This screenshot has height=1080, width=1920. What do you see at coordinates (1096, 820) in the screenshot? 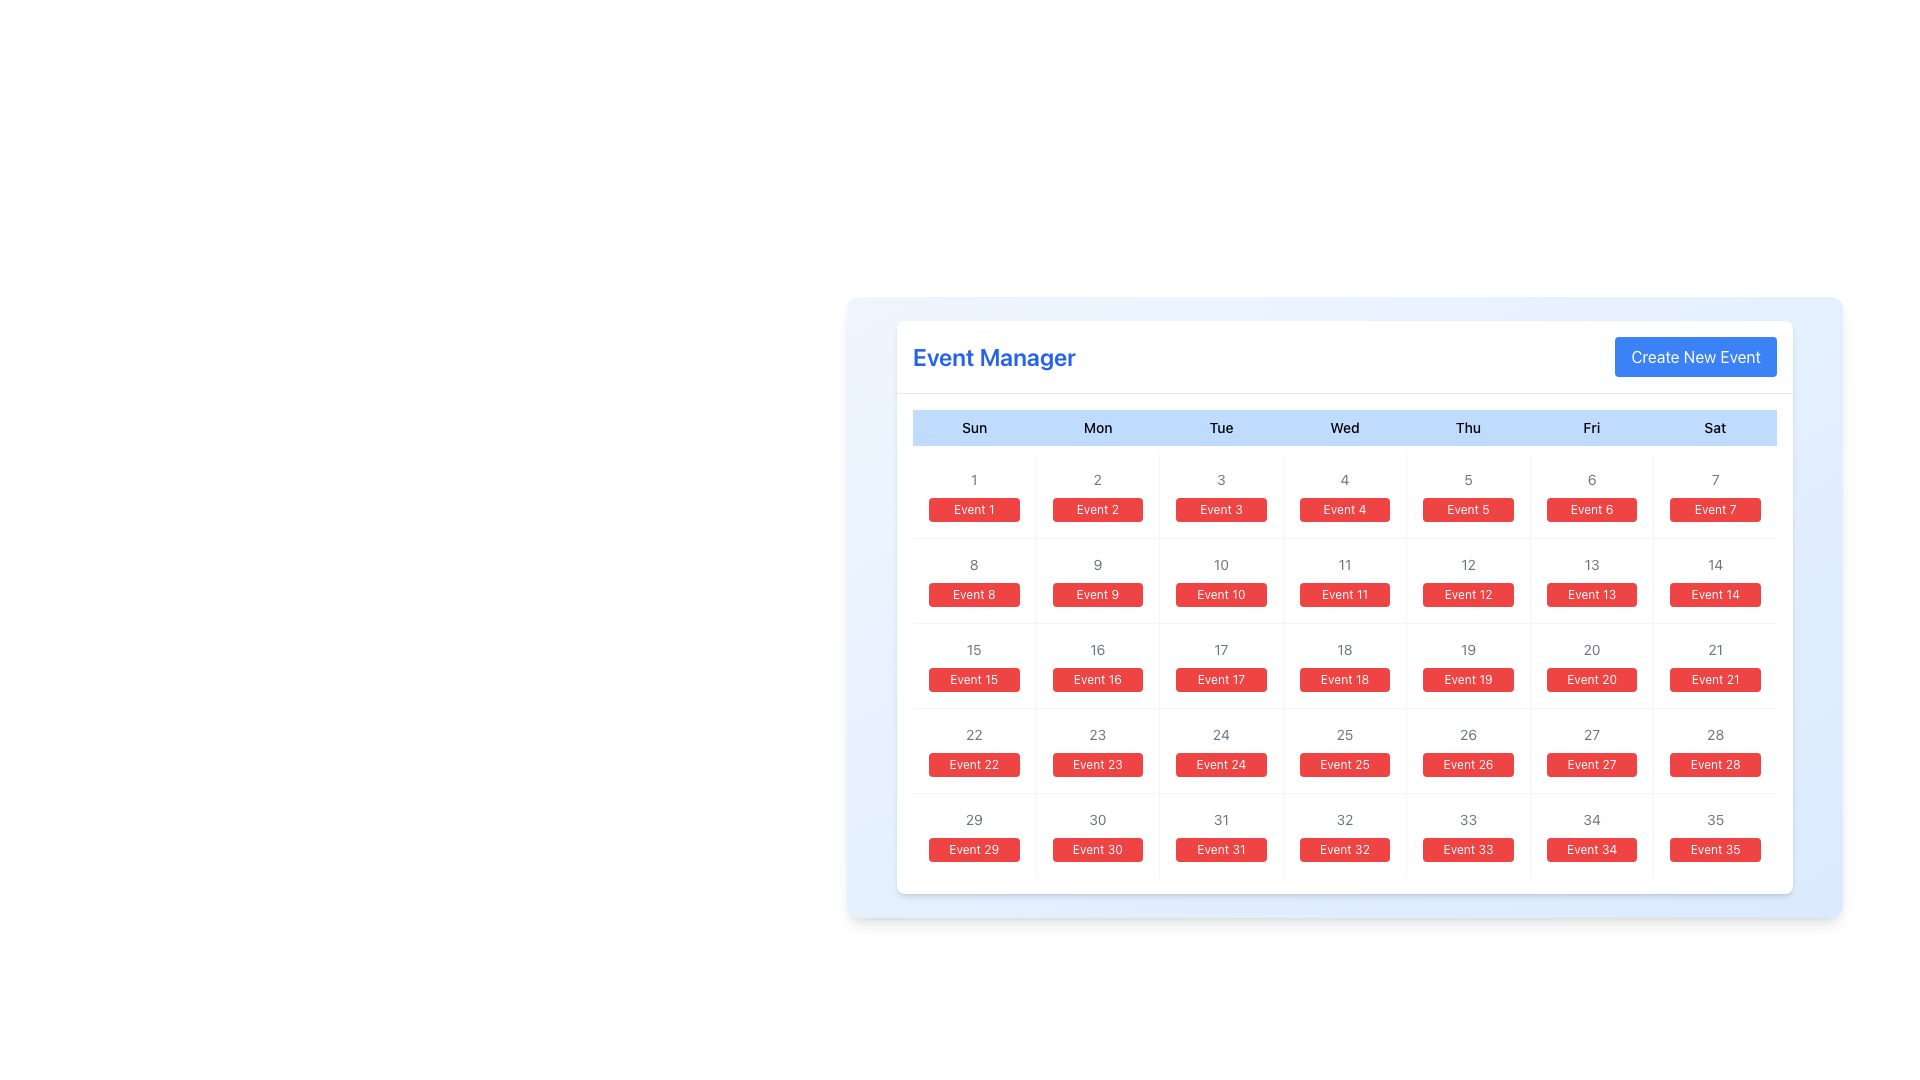
I see `numerical text '30' displayed in gray font above the red button labeled 'Event 30' in the calendar interface` at bounding box center [1096, 820].